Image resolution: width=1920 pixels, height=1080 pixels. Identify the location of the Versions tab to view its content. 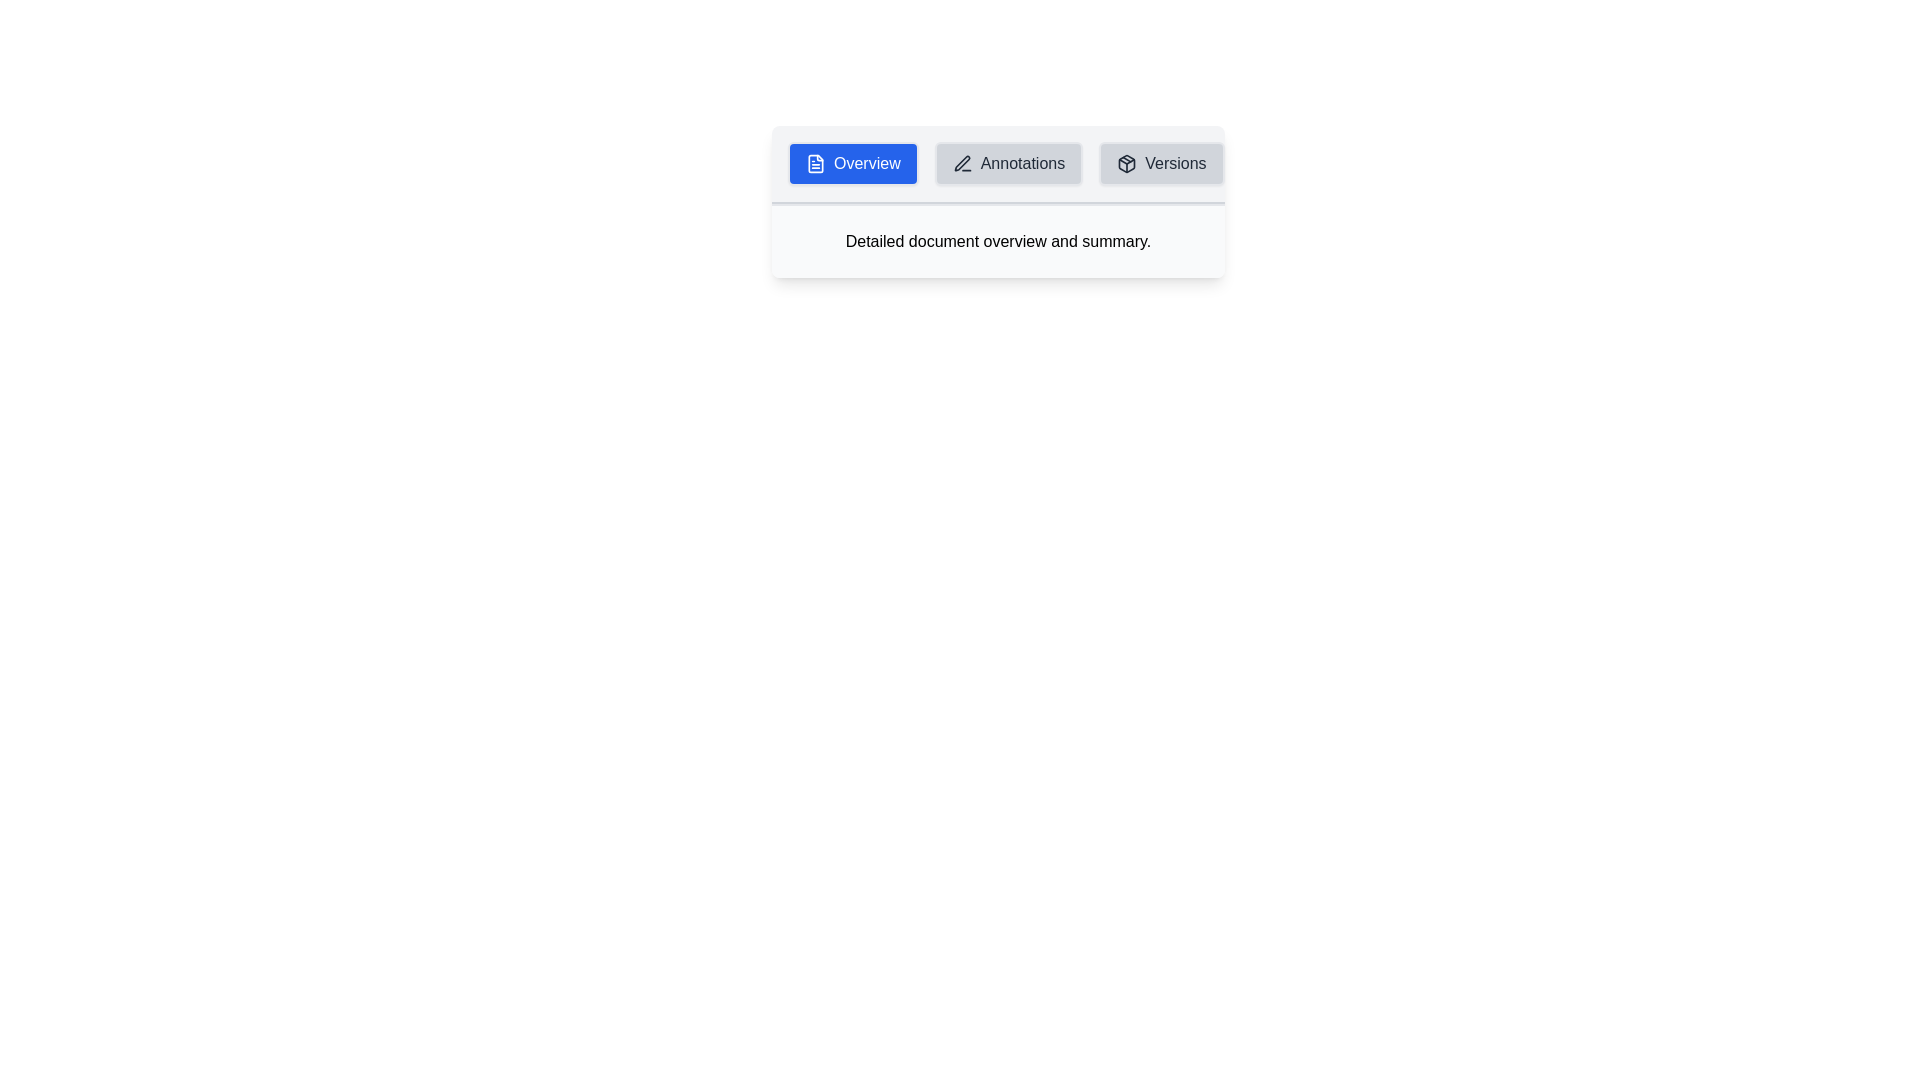
(1161, 163).